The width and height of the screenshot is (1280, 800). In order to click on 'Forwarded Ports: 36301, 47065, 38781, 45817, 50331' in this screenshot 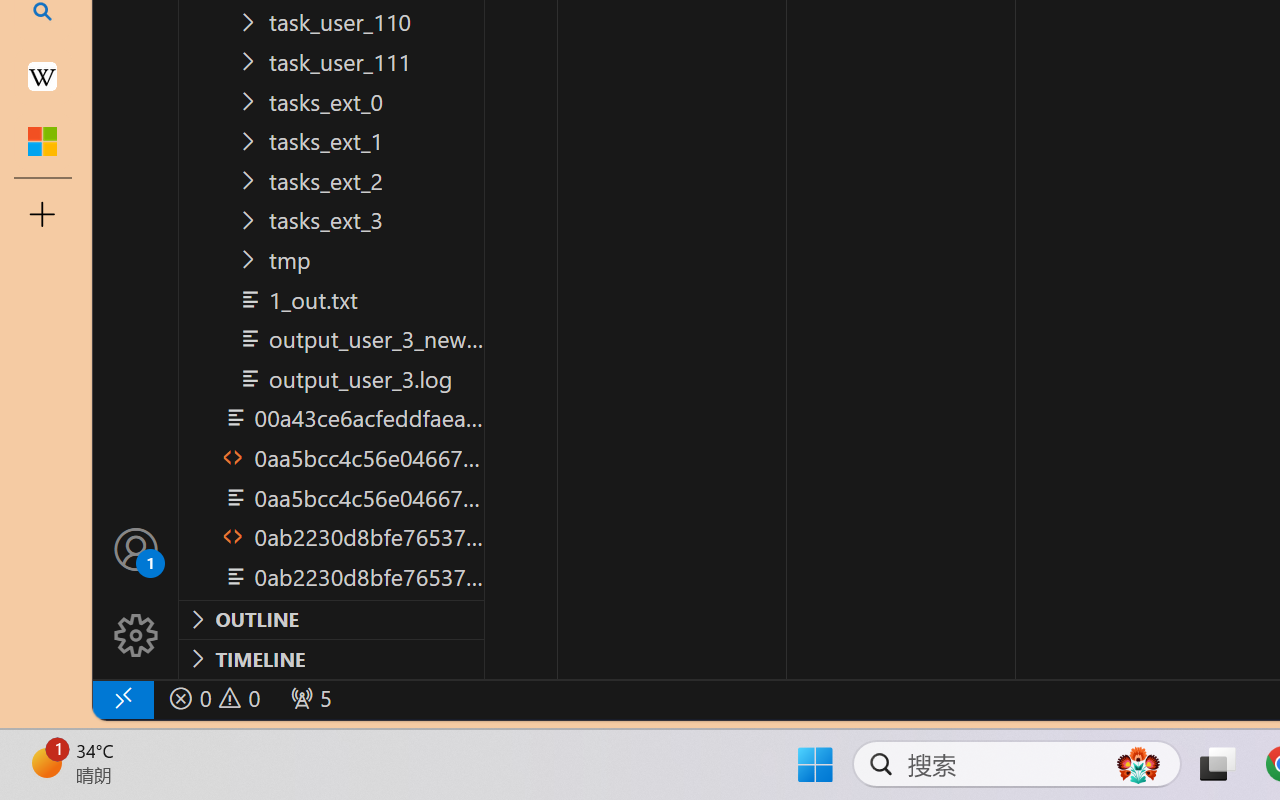, I will do `click(308, 698)`.